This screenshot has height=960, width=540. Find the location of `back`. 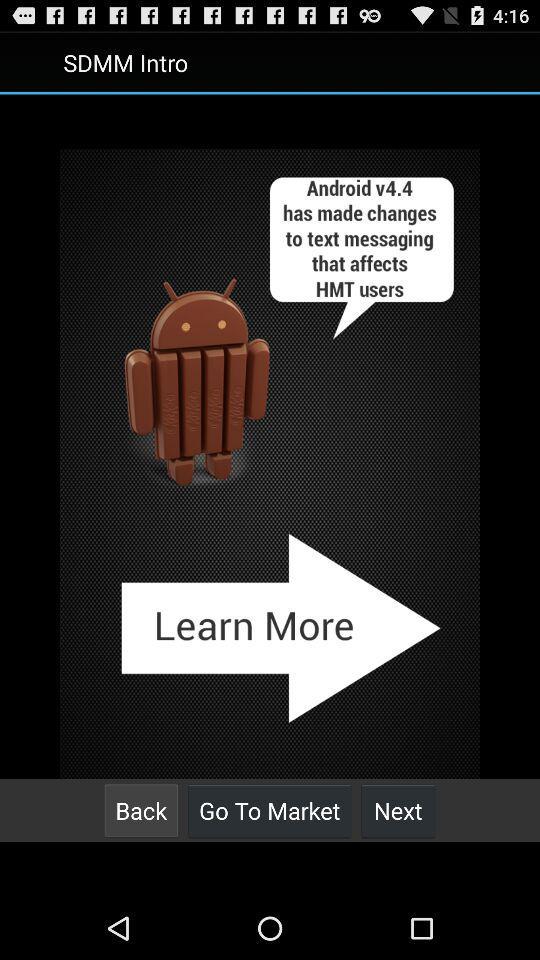

back is located at coordinates (140, 810).